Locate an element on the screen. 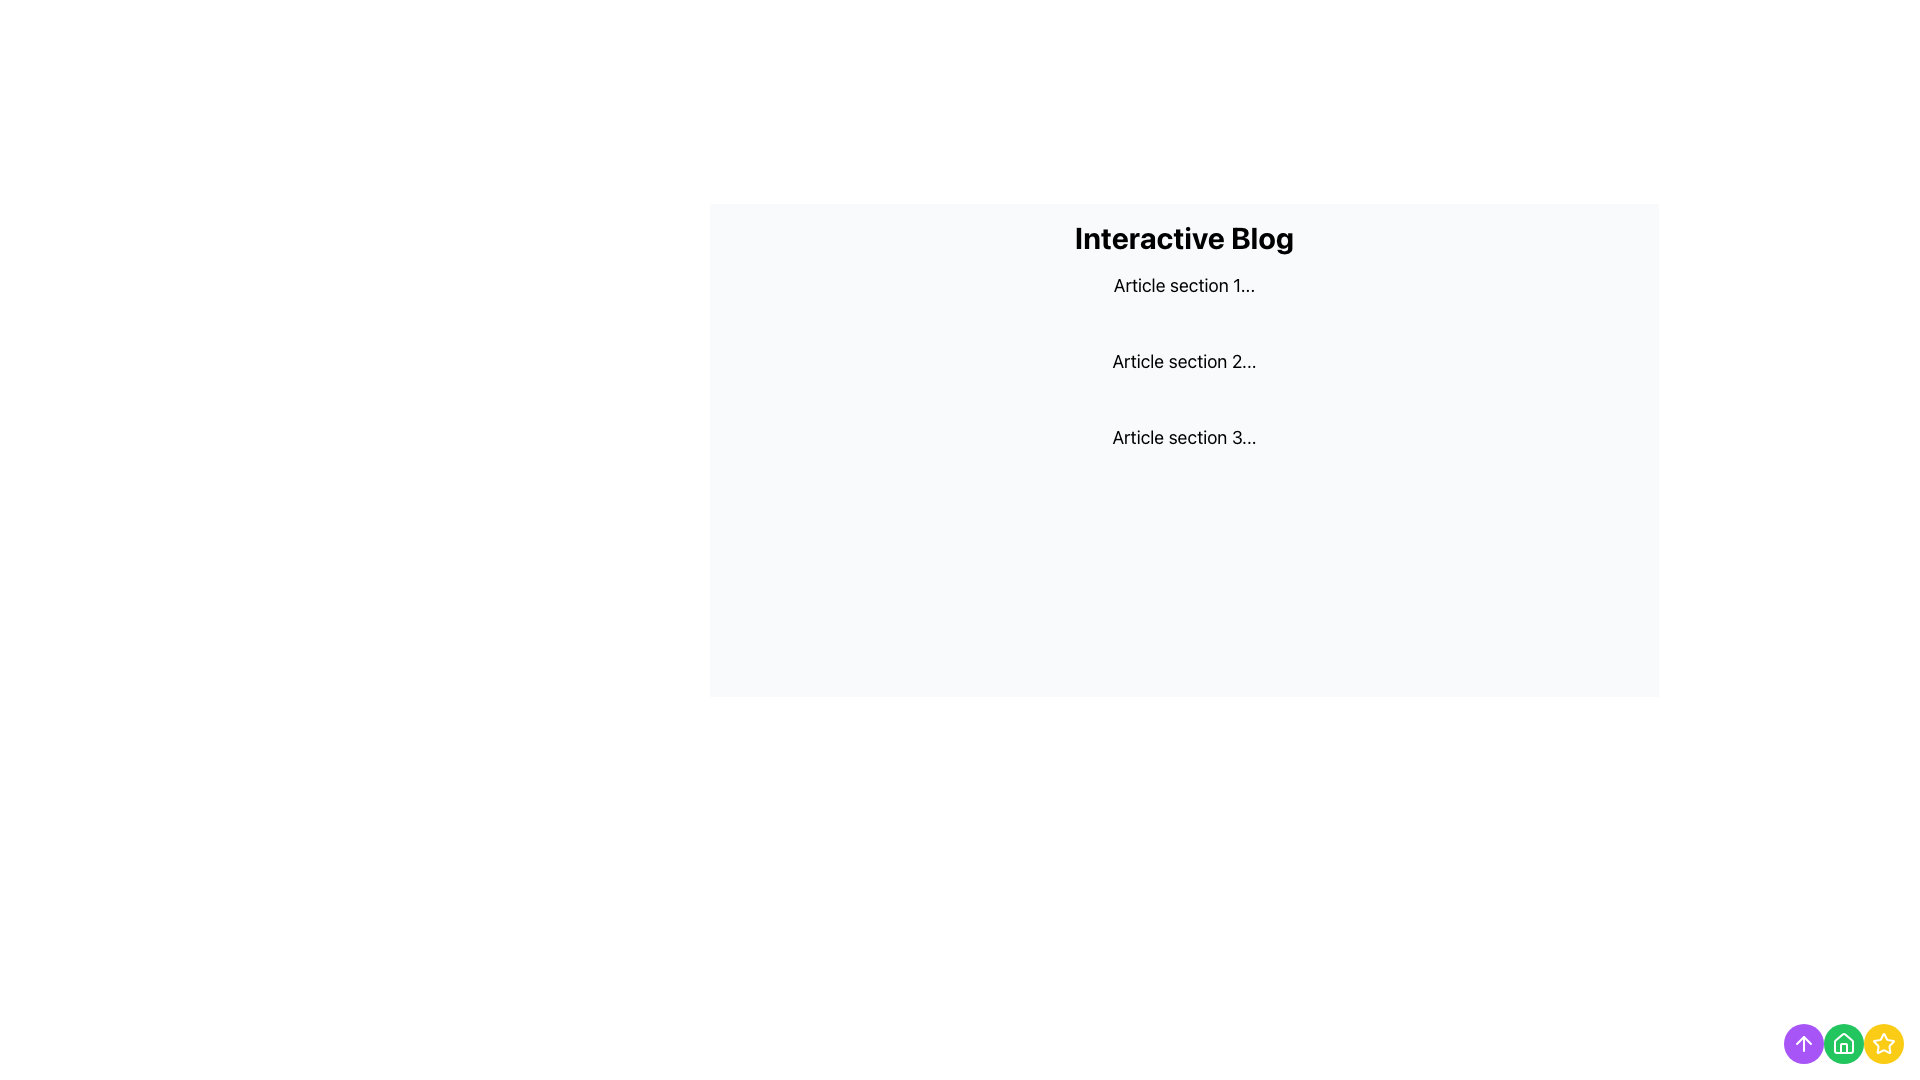 This screenshot has height=1080, width=1920. the 'Home' navigation button located in the bottom-right corner of the interface is located at coordinates (1842, 1043).